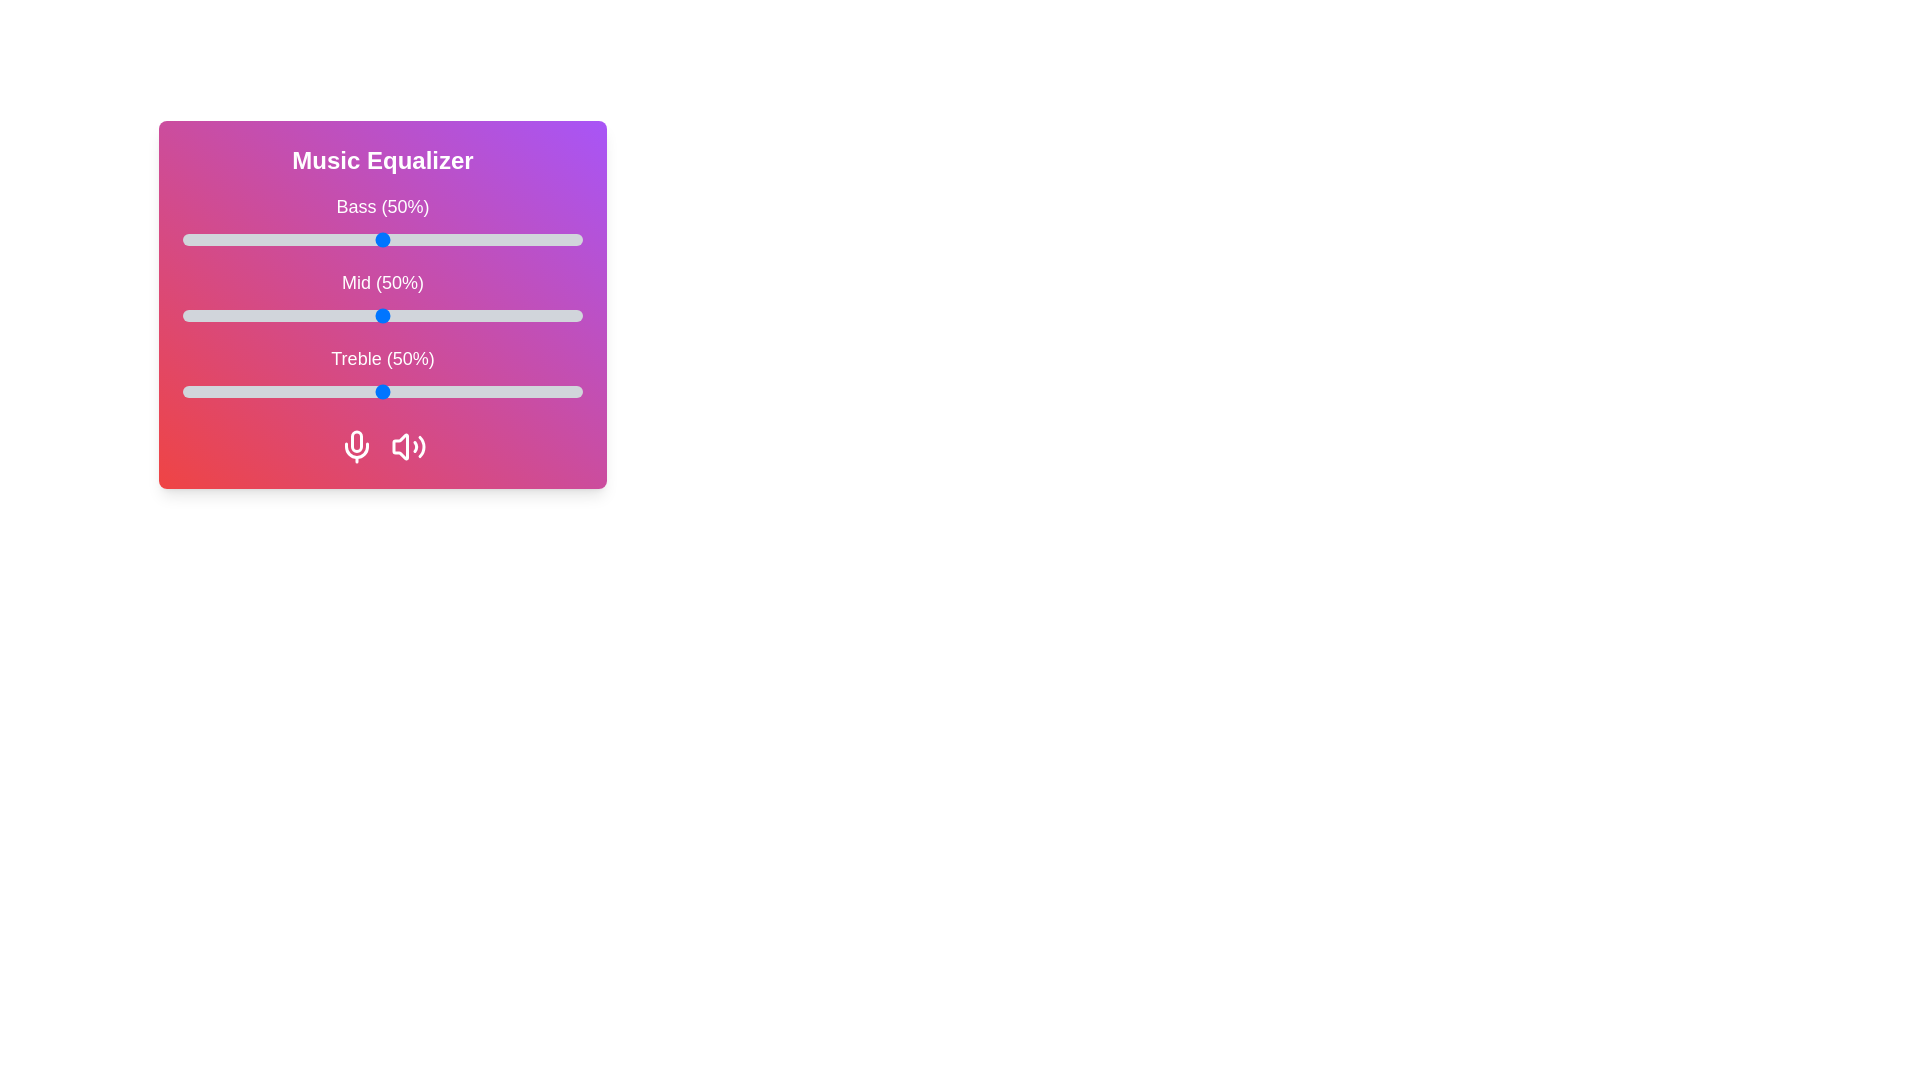 This screenshot has height=1080, width=1920. I want to click on the 1 slider to 51%, so click(387, 315).